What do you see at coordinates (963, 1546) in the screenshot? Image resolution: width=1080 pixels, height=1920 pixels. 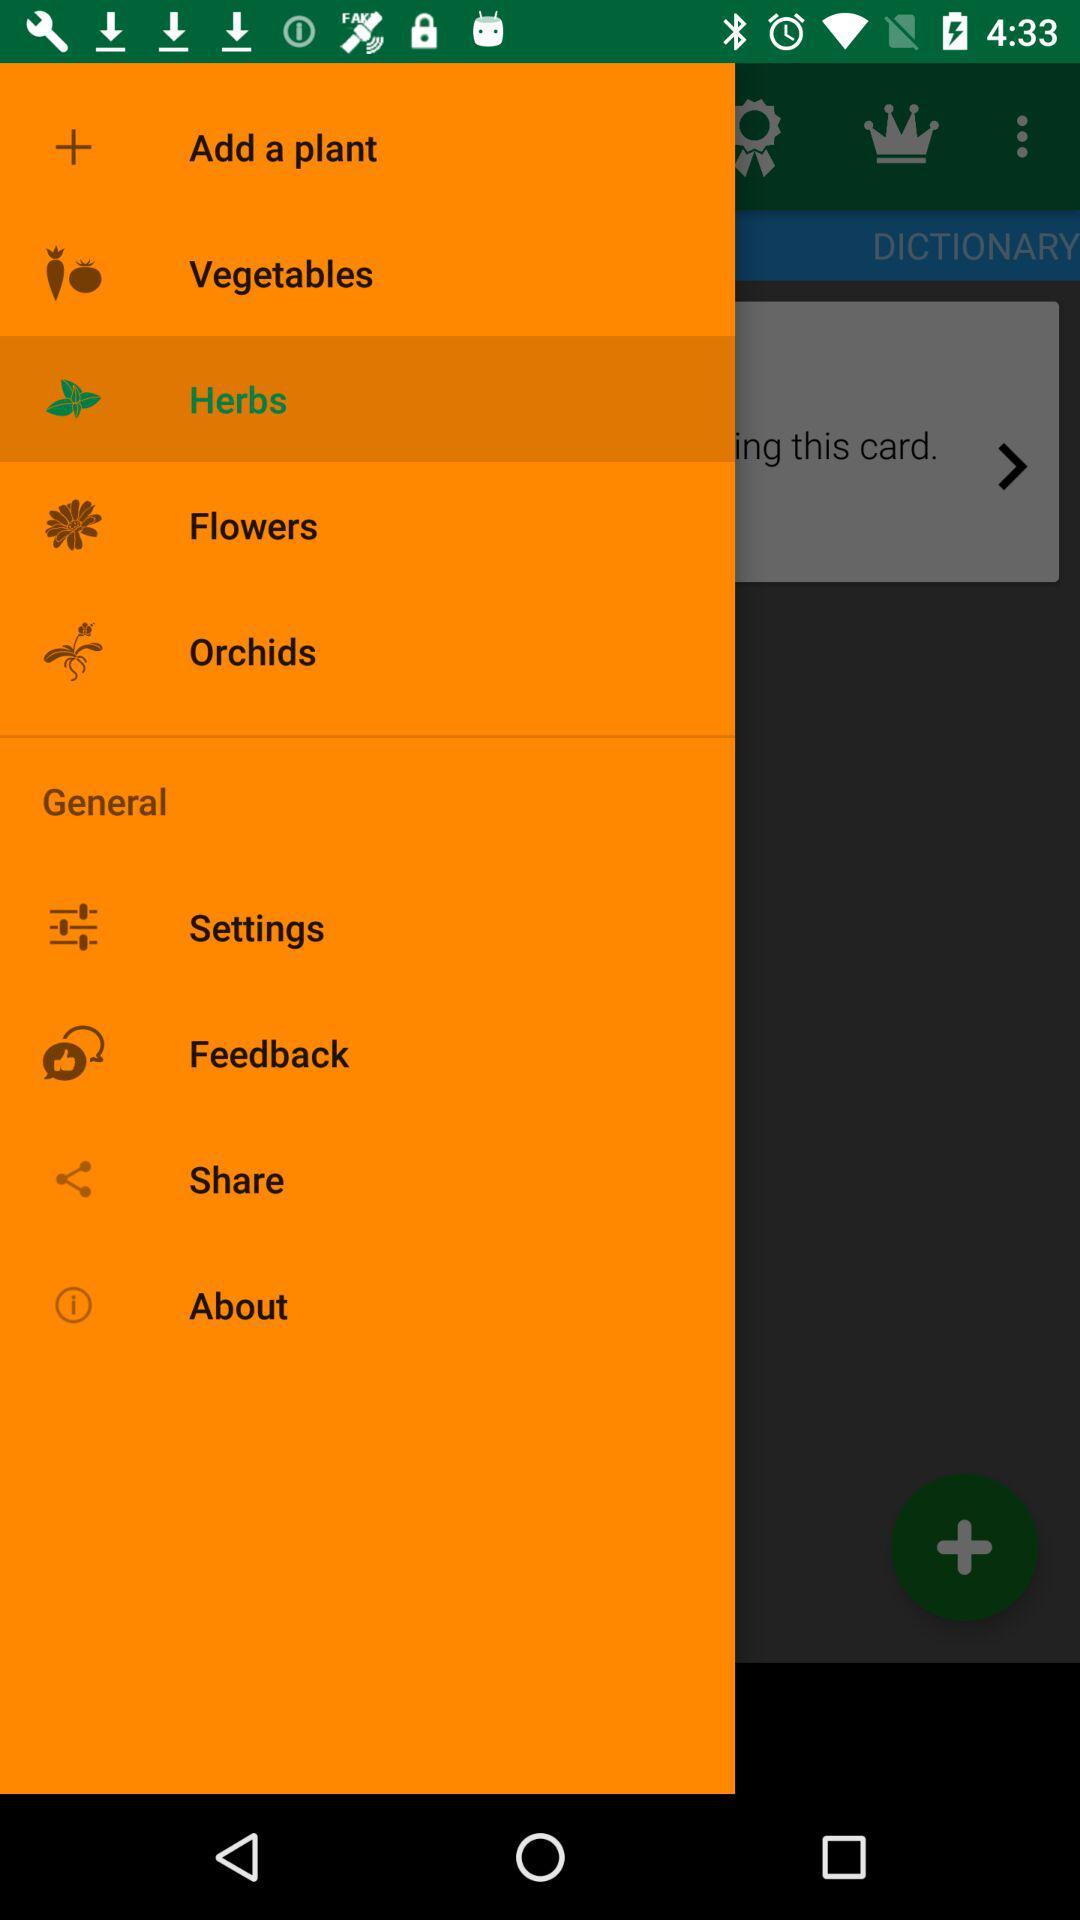 I see `the add icon` at bounding box center [963, 1546].